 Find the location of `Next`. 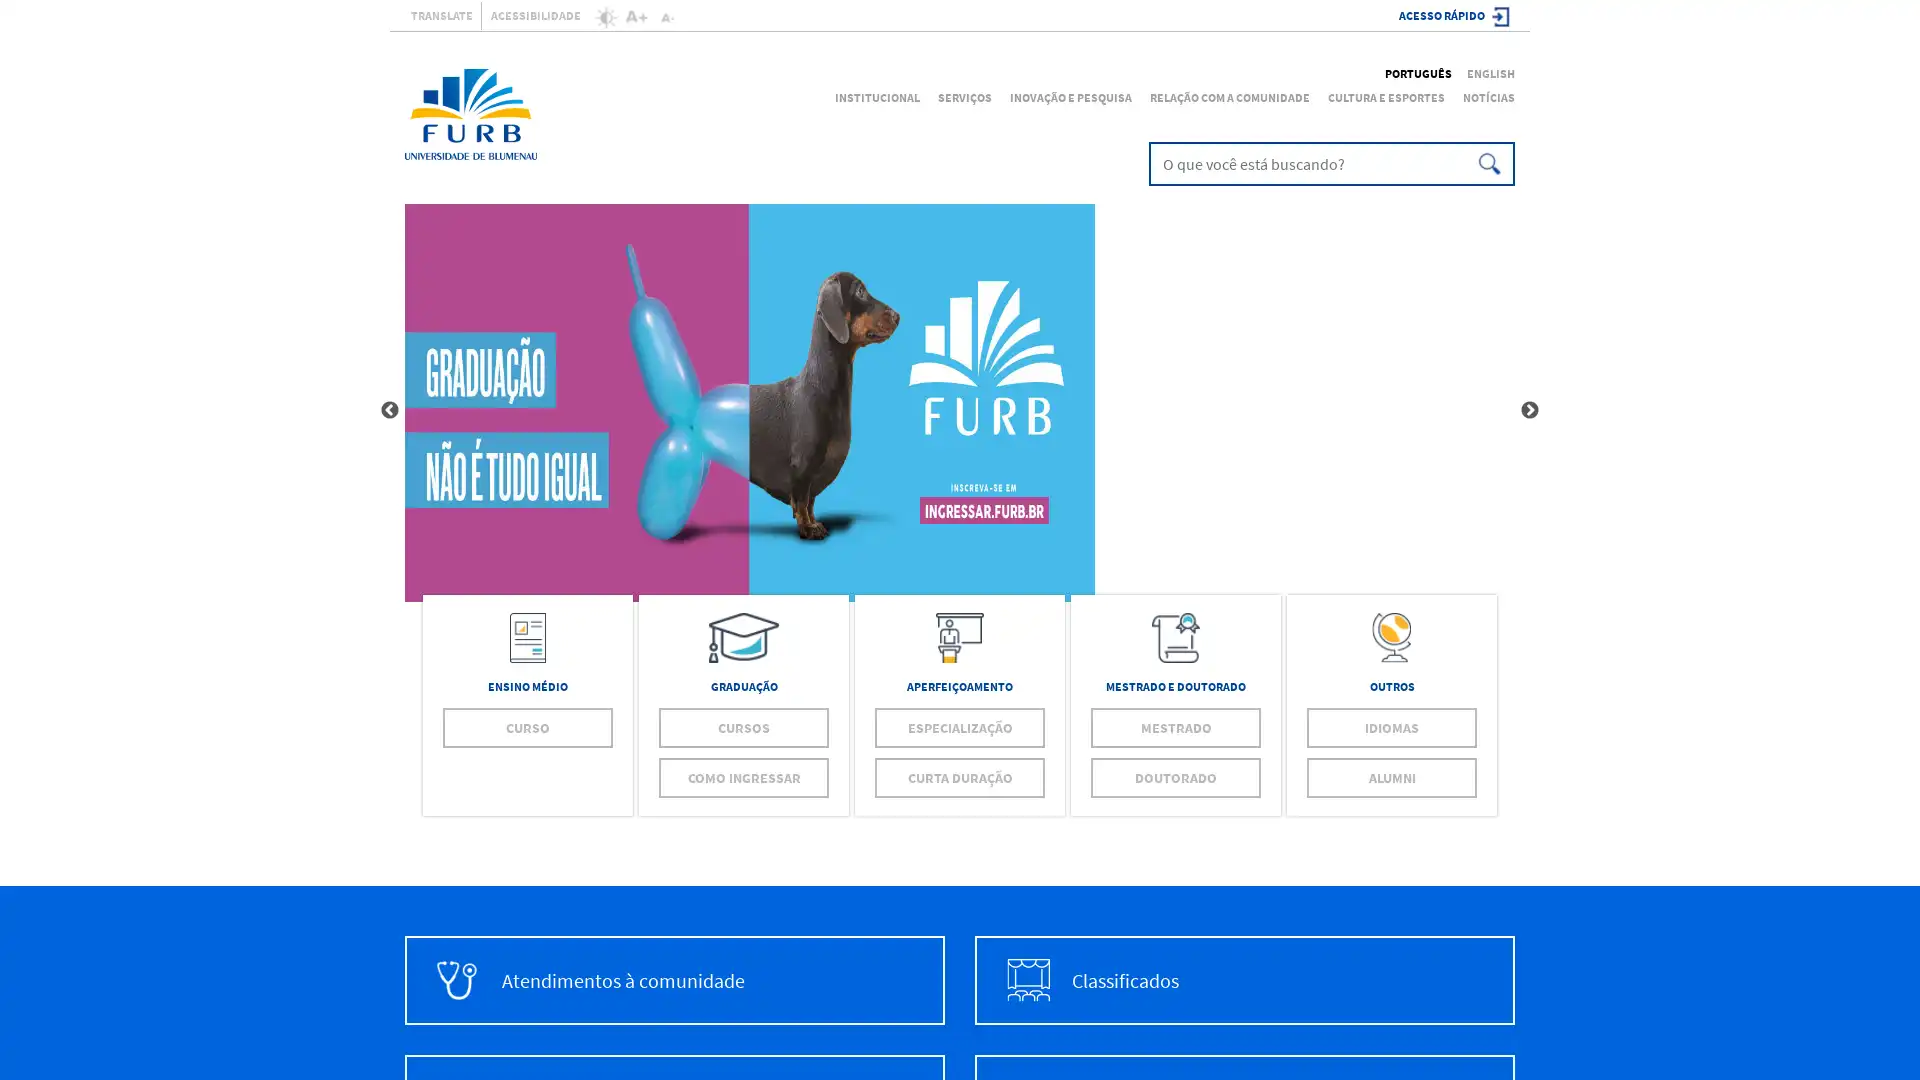

Next is located at coordinates (1529, 410).